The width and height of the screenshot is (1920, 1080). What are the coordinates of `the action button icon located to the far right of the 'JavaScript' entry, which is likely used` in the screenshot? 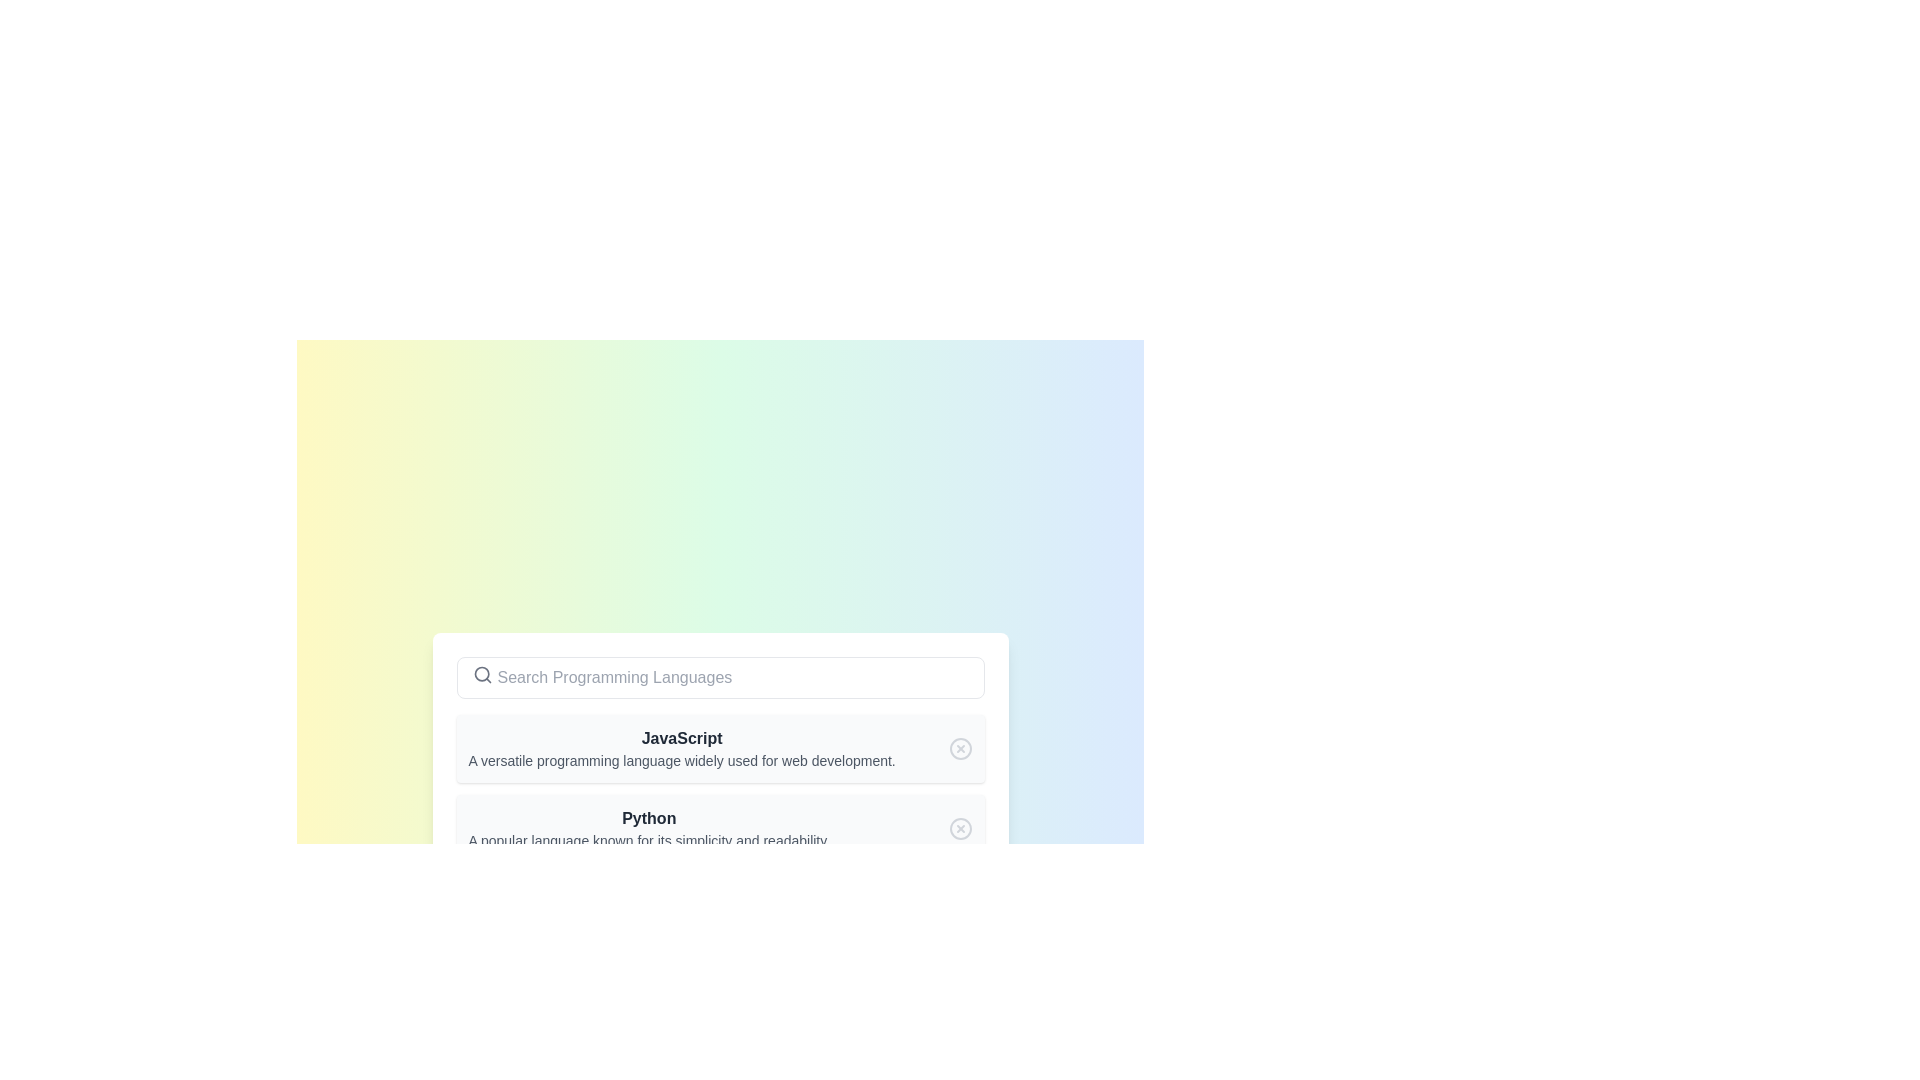 It's located at (960, 748).